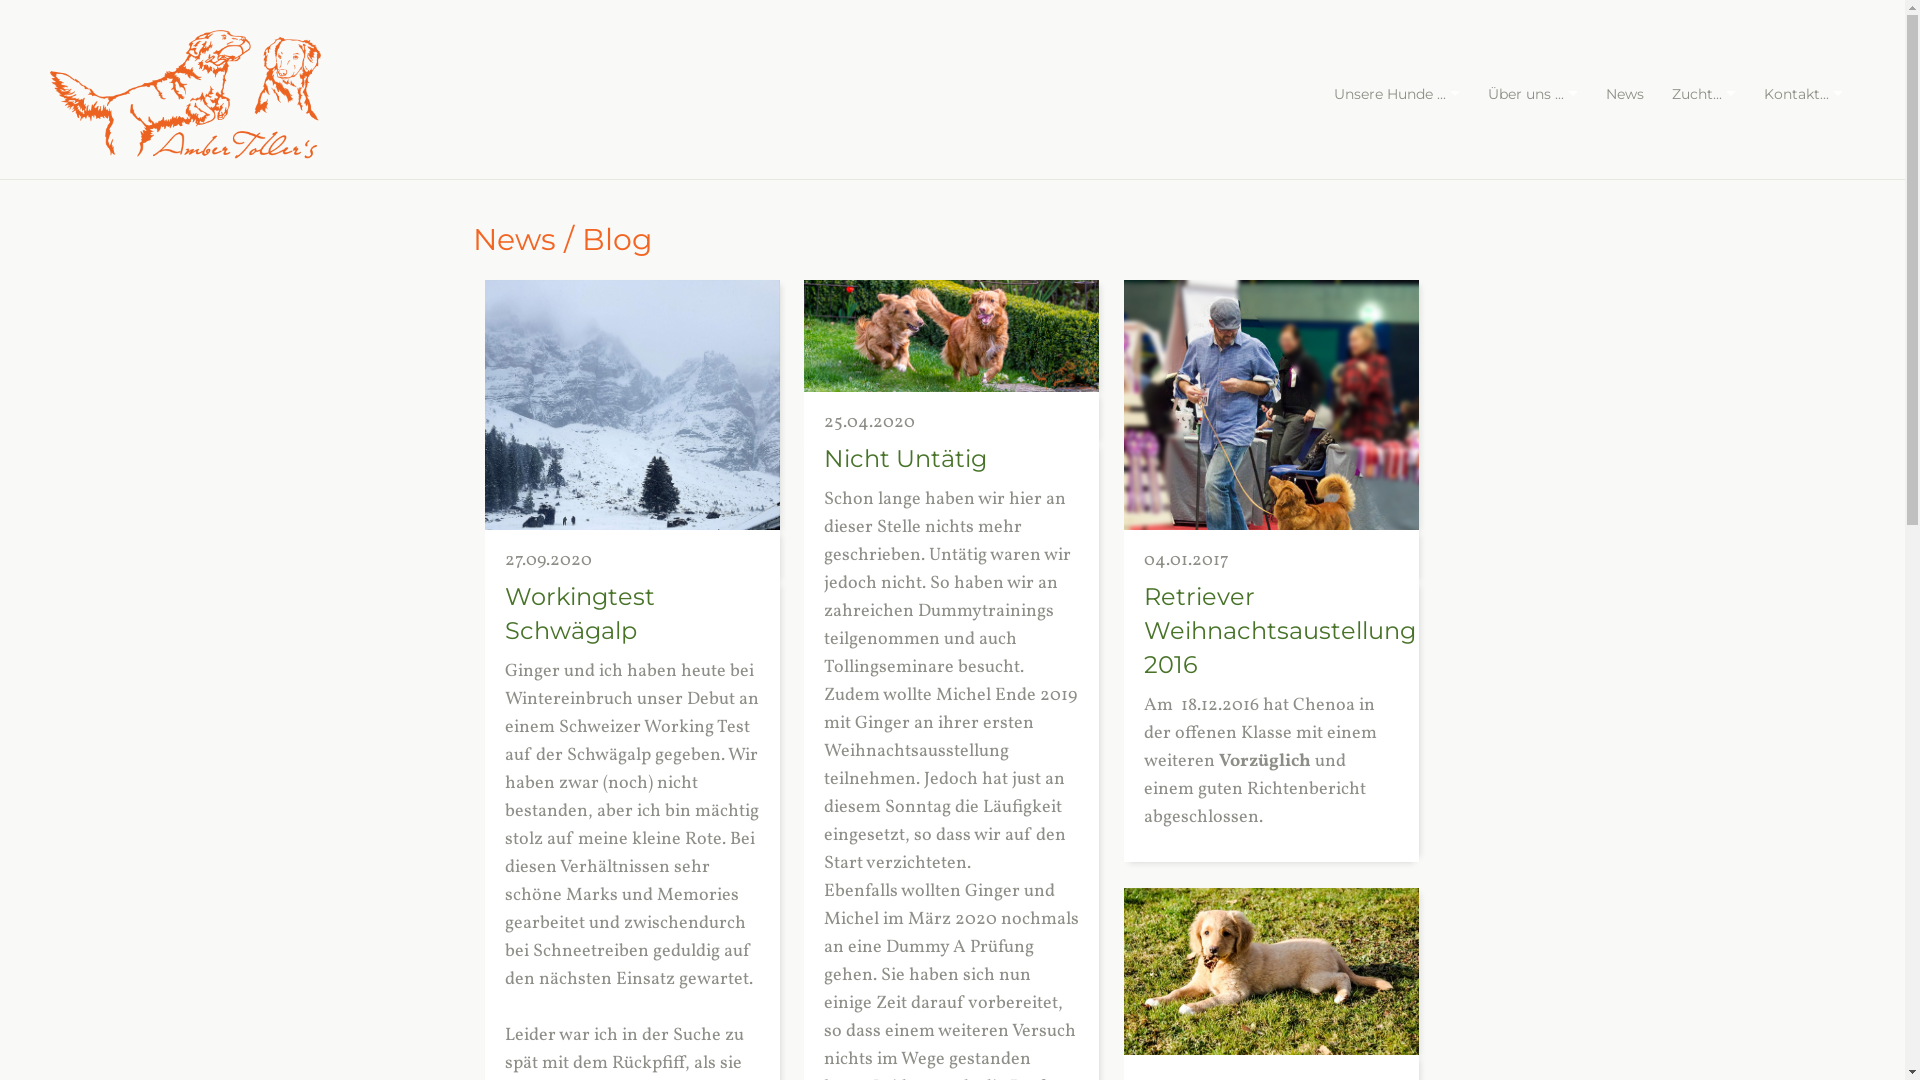 This screenshot has width=1920, height=1080. Describe the element at coordinates (185, 94) in the screenshot. I see `'Amber Toller's'` at that location.